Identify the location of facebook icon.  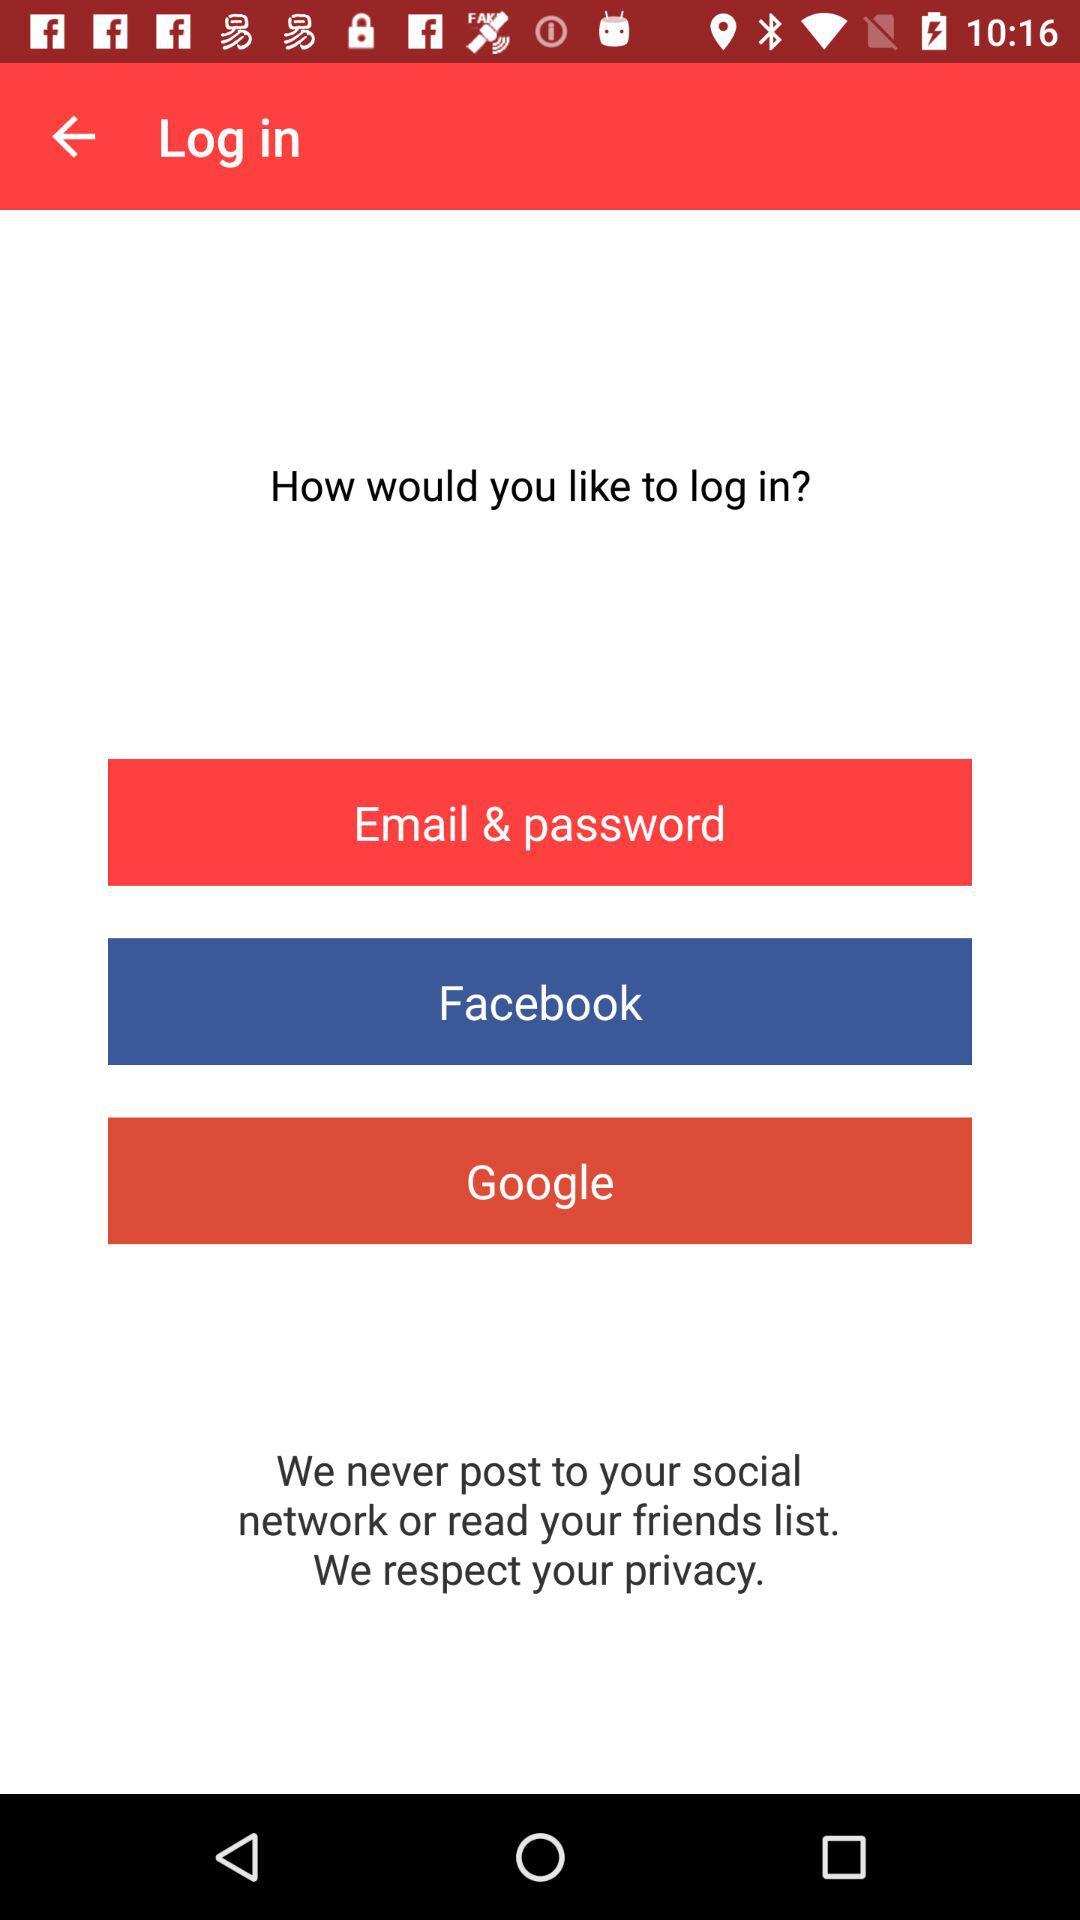
(540, 1001).